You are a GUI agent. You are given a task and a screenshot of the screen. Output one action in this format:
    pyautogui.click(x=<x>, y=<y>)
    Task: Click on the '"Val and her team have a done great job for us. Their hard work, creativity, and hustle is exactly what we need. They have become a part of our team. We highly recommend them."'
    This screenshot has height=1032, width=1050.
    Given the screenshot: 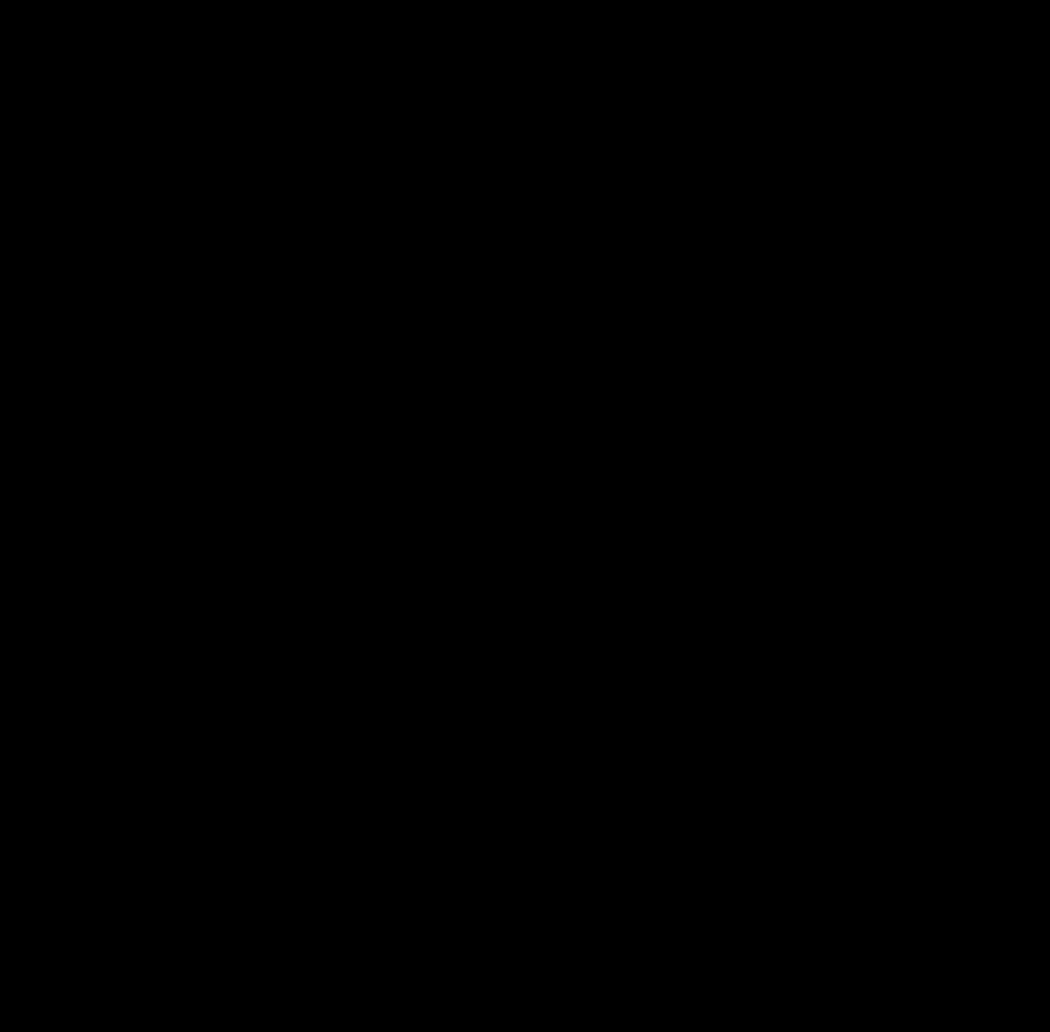 What is the action you would take?
    pyautogui.click(x=542, y=428)
    